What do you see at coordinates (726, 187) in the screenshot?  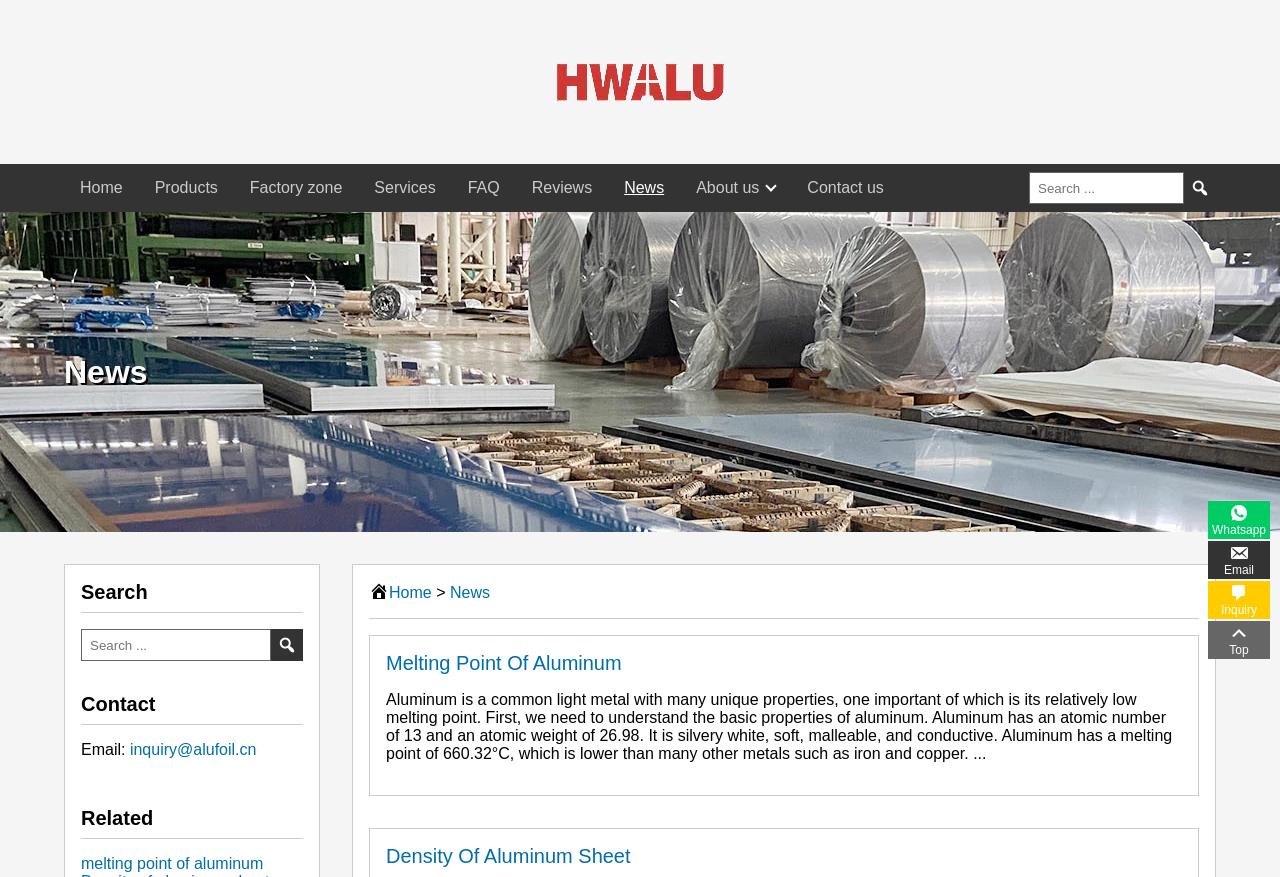 I see `'About us'` at bounding box center [726, 187].